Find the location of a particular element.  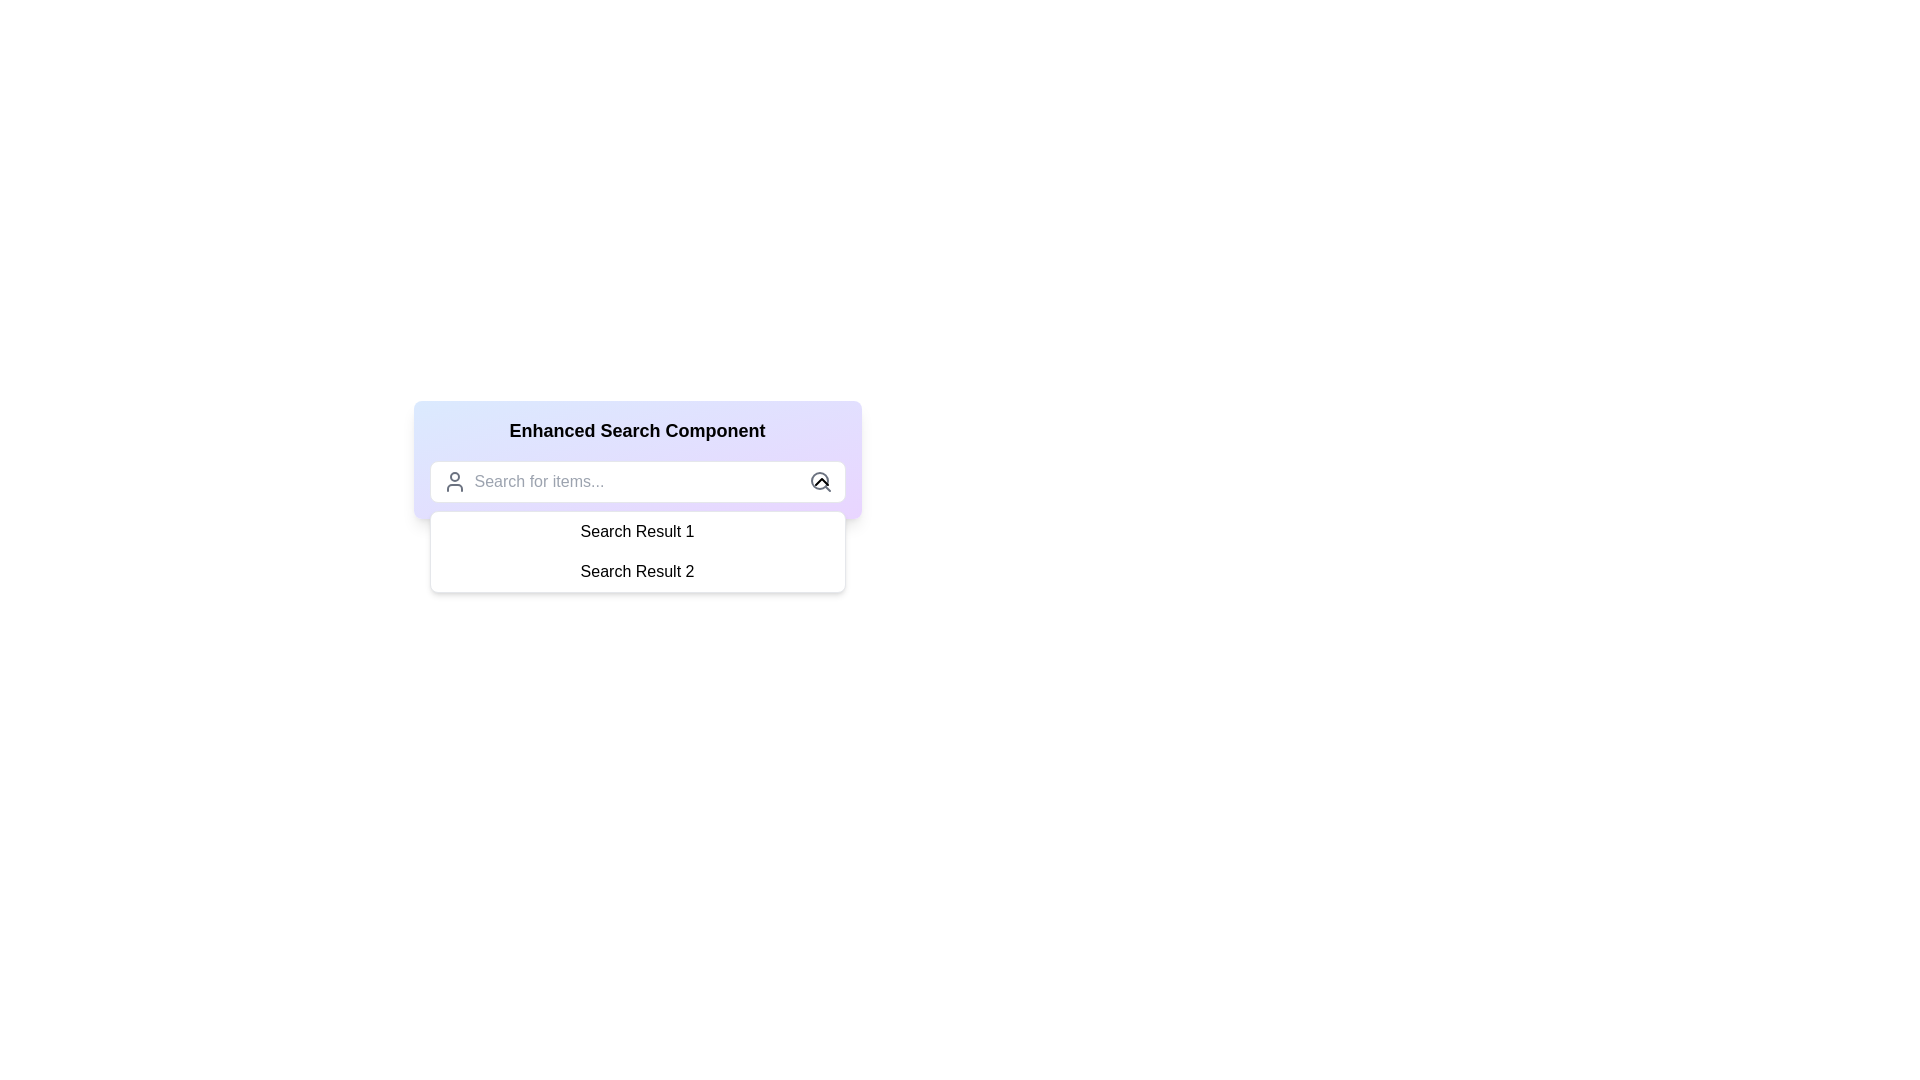

one of the results in the dropdown menu that appears below the search input field, which displays 'Search Result 1' or 'Search Result 2' is located at coordinates (636, 551).